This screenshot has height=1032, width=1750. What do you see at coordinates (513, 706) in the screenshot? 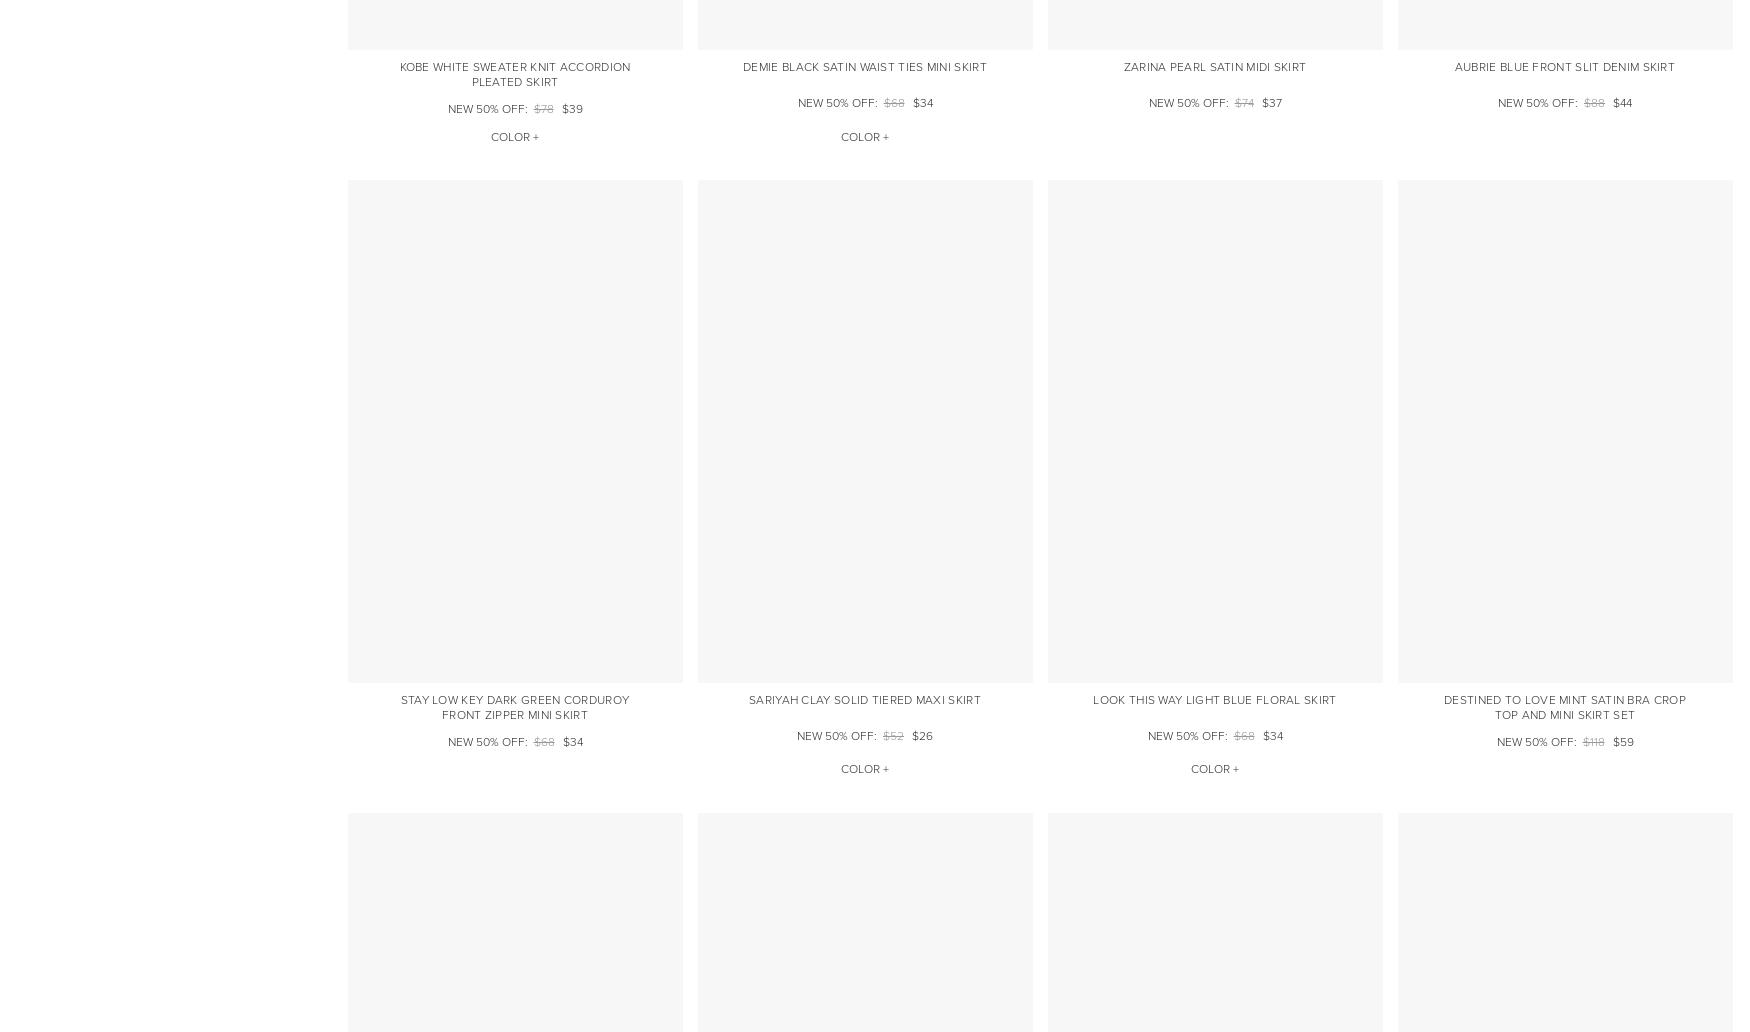
I see `'Stay Low Key Dark Green Corduroy Front Zipper Mini Skirt'` at bounding box center [513, 706].